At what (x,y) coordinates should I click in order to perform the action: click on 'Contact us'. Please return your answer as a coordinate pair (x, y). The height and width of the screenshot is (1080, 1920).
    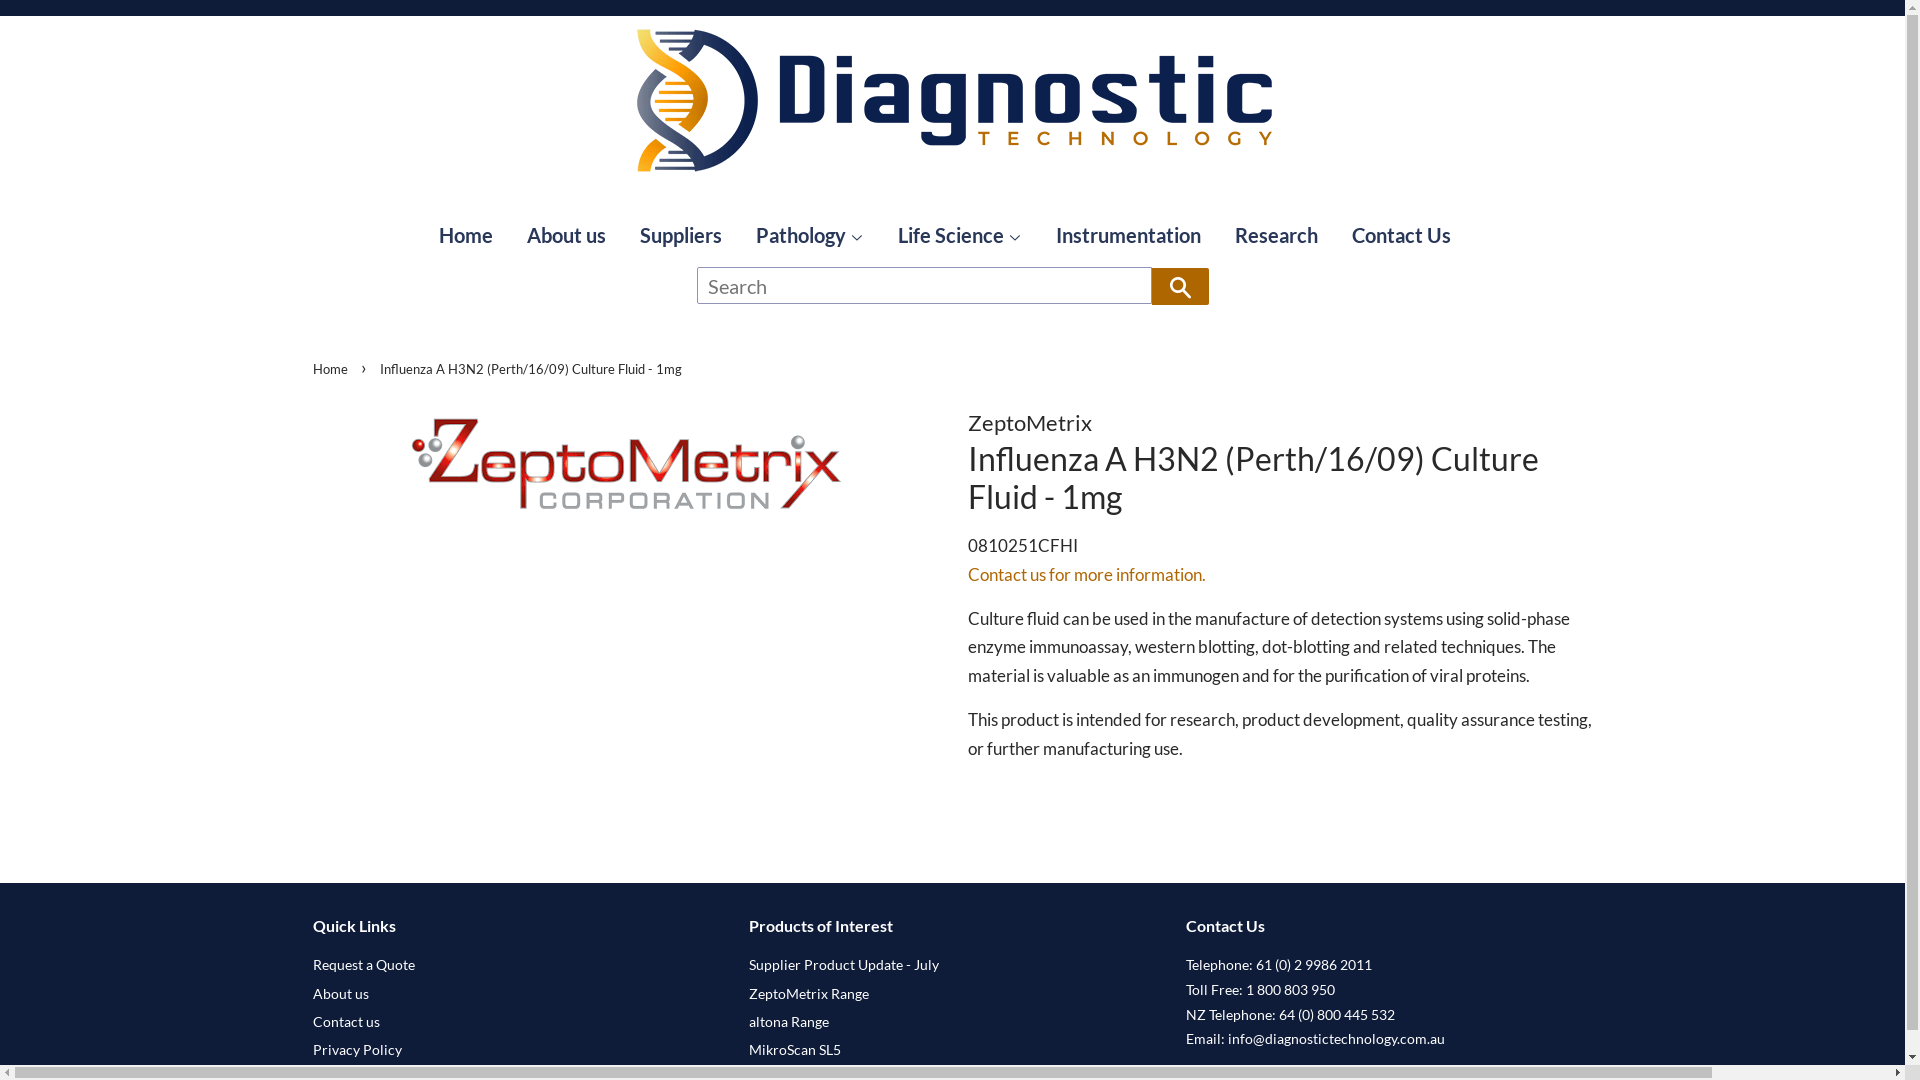
    Looking at the image, I should click on (345, 1021).